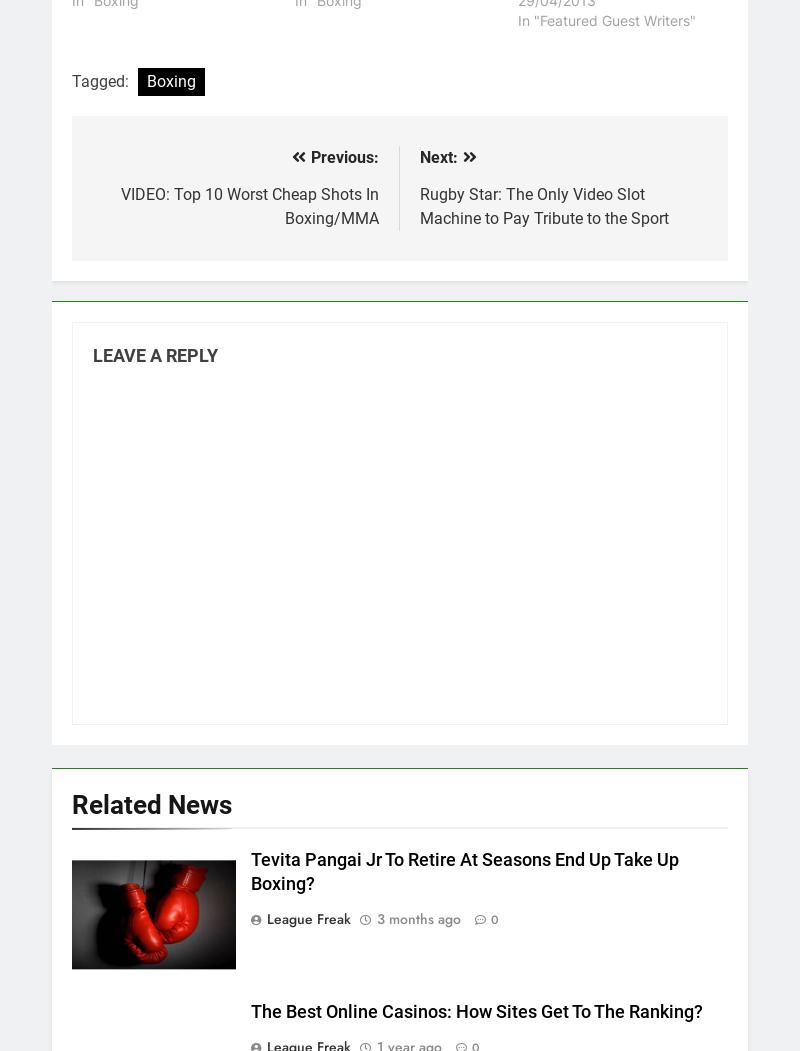 The image size is (800, 1051). Describe the element at coordinates (81, 49) in the screenshot. I see `'The 2025 NRL Draw – Every Game, Every Venue, Every Club!'` at that location.